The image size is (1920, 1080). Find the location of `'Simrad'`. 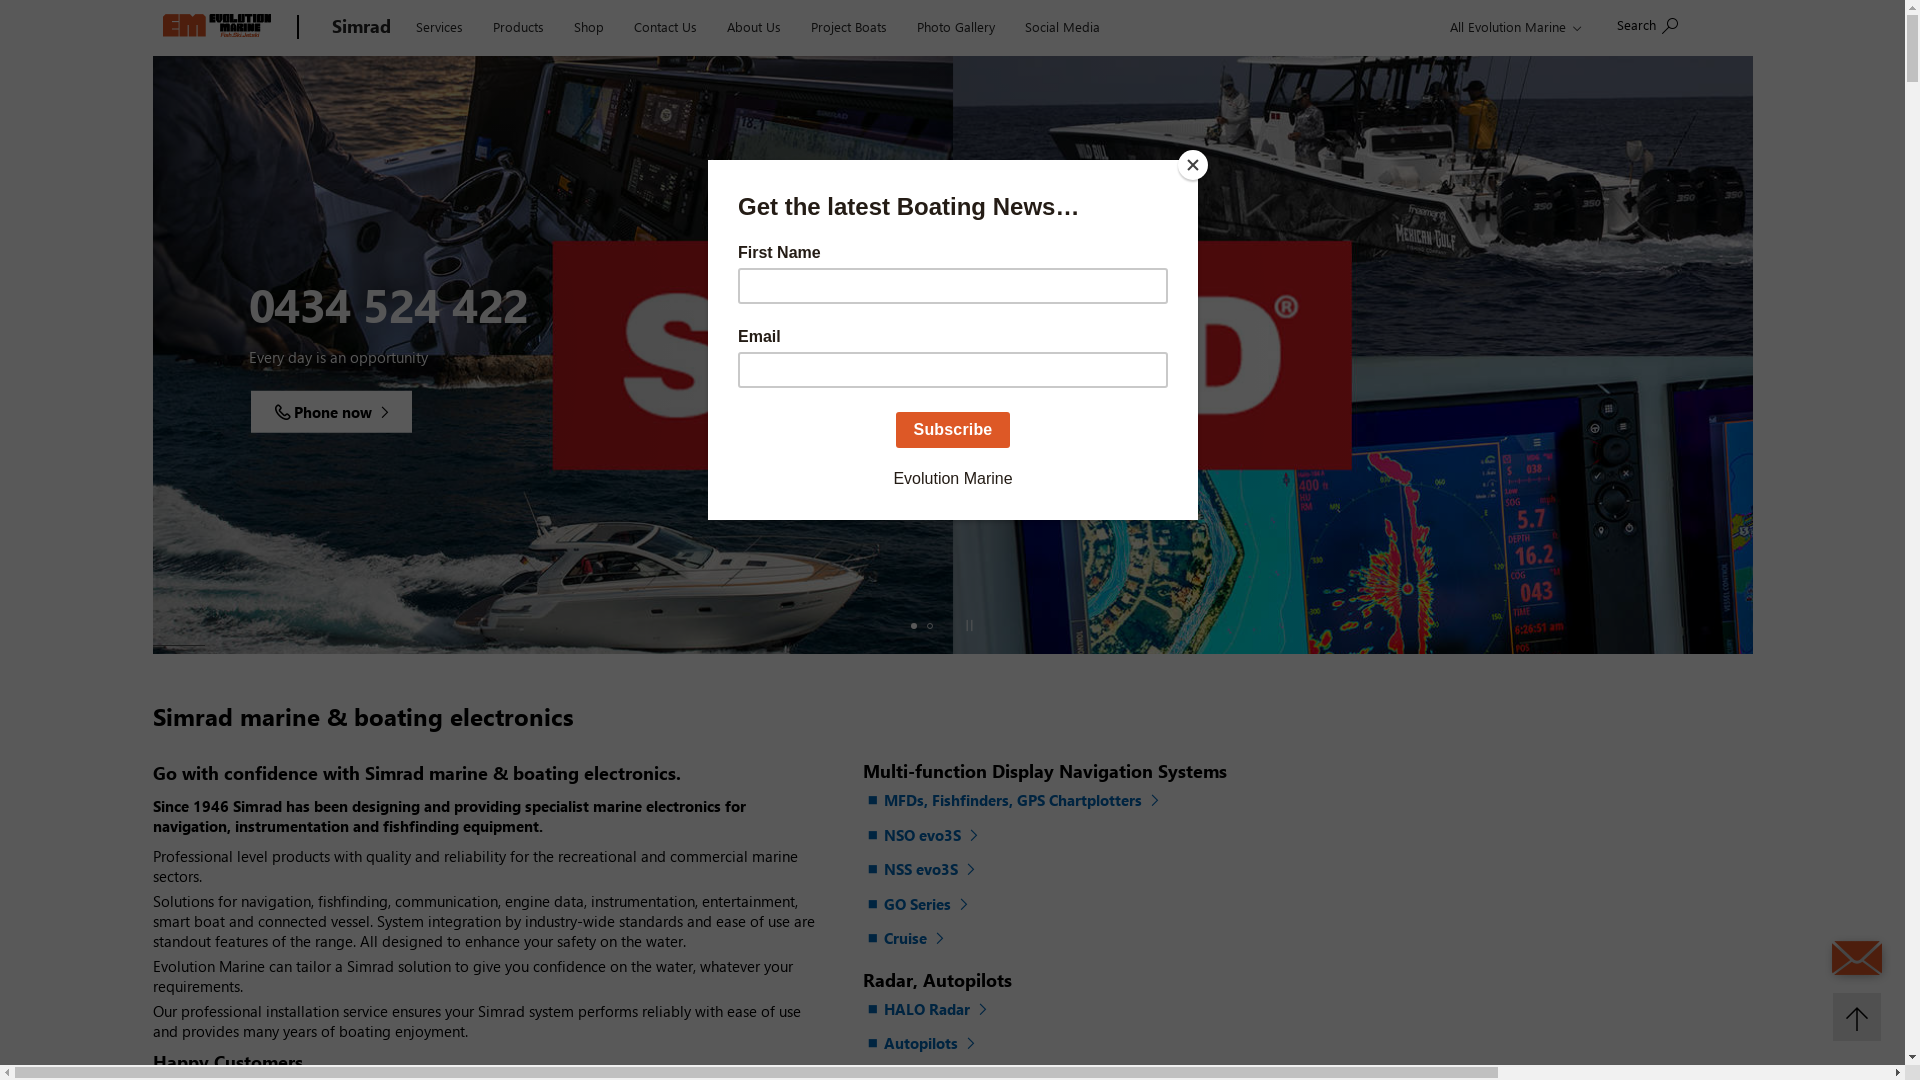

'Simrad' is located at coordinates (361, 27).